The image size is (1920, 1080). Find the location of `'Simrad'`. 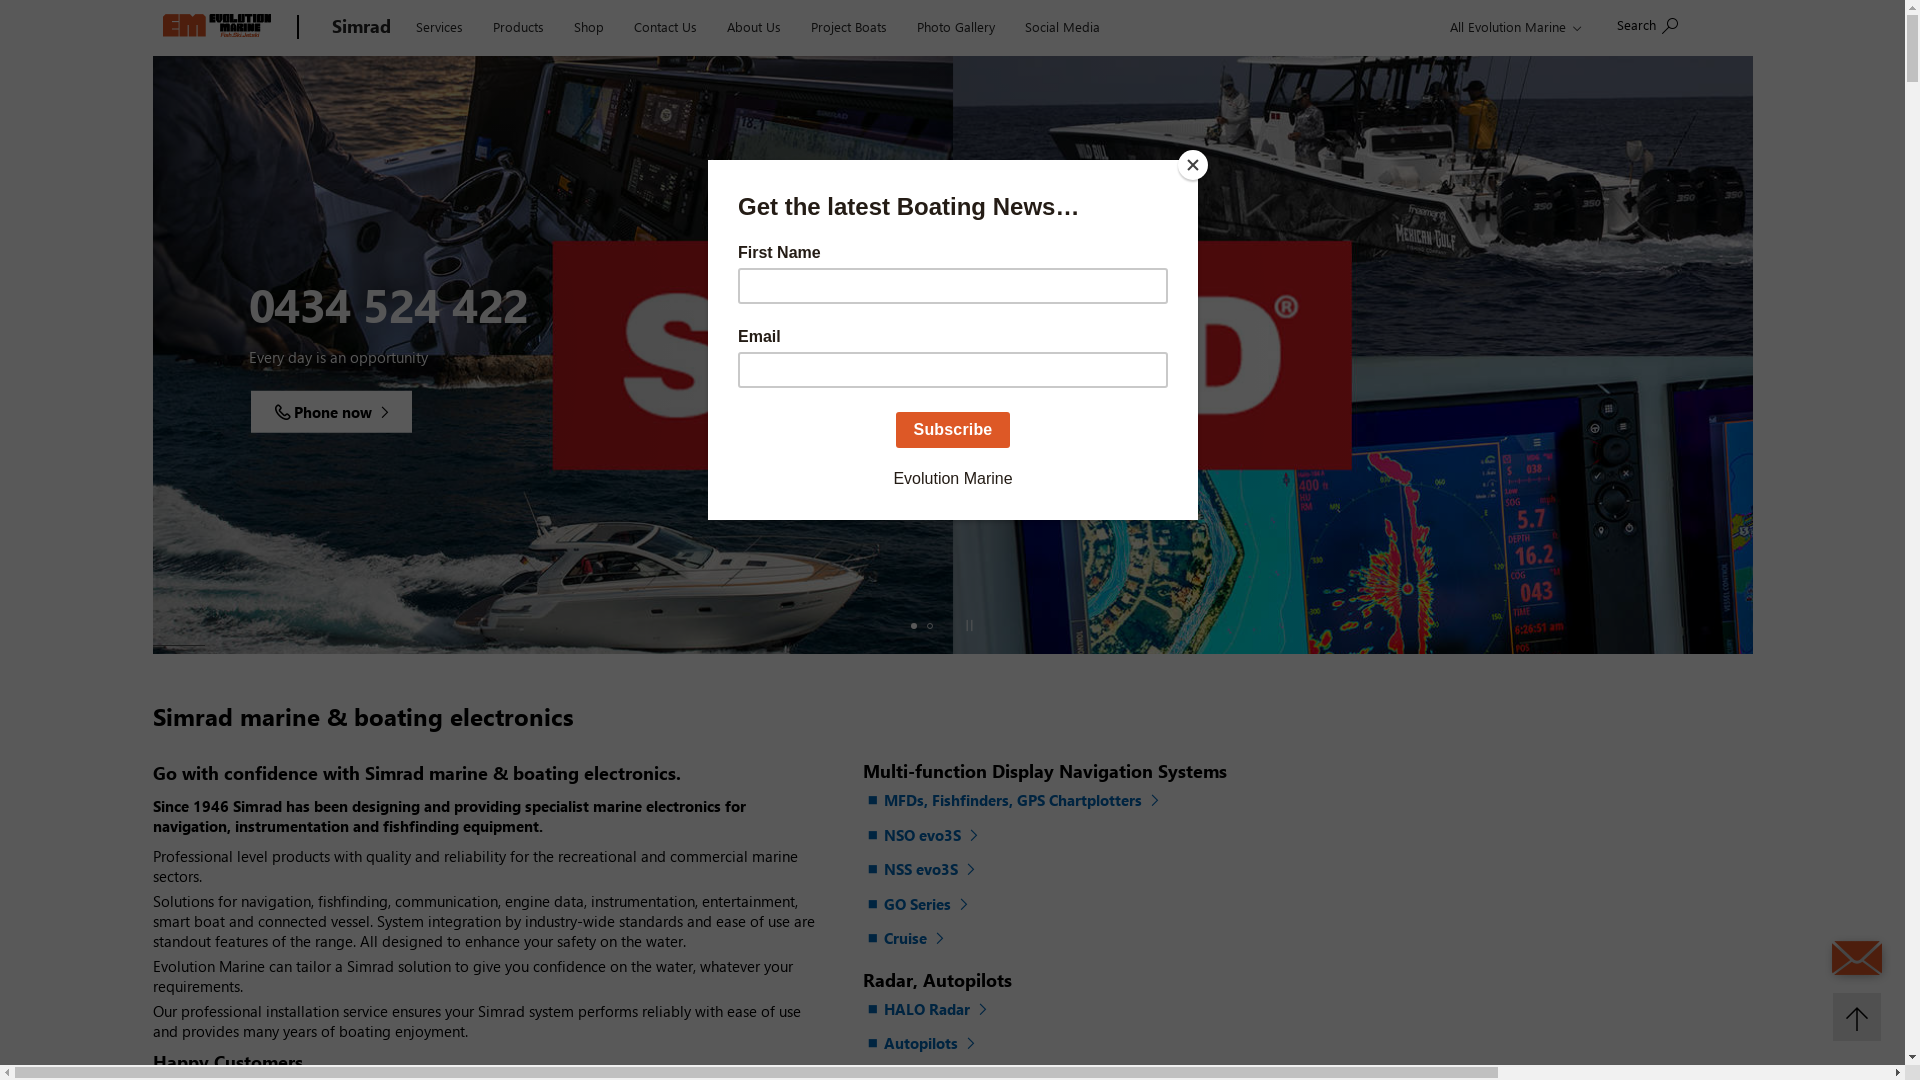

'Simrad' is located at coordinates (361, 27).